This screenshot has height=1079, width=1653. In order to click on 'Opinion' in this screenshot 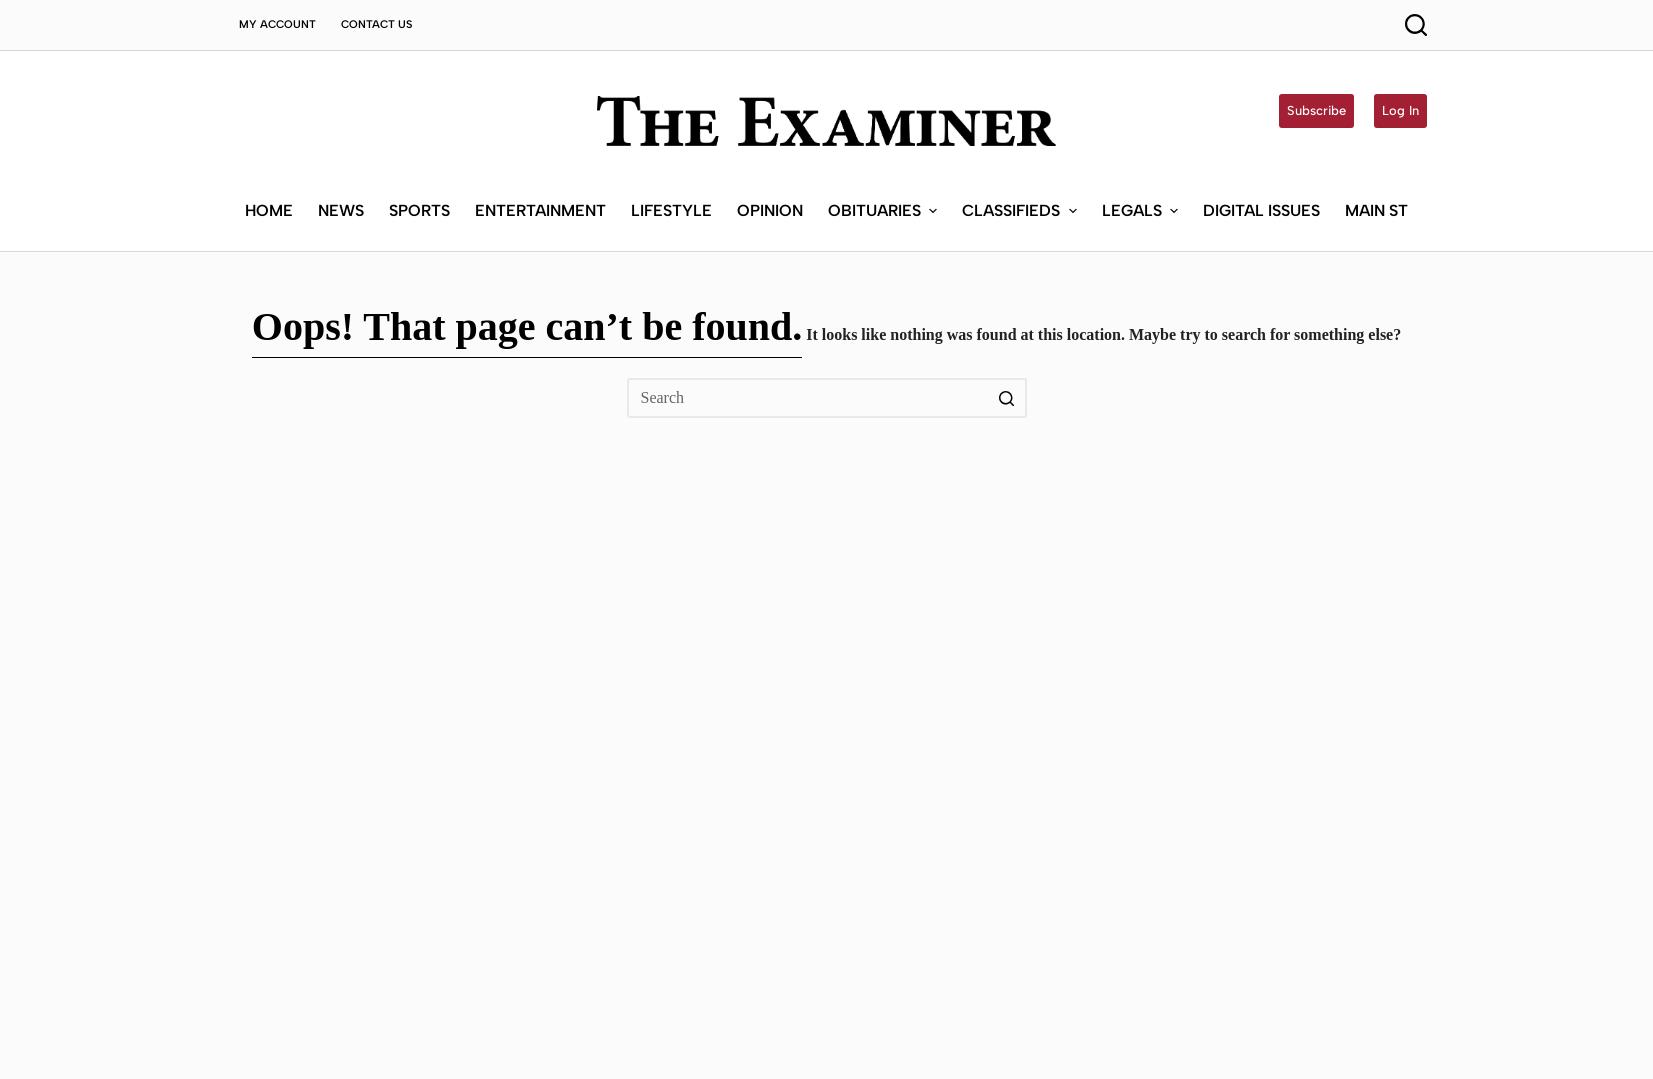, I will do `click(768, 69)`.